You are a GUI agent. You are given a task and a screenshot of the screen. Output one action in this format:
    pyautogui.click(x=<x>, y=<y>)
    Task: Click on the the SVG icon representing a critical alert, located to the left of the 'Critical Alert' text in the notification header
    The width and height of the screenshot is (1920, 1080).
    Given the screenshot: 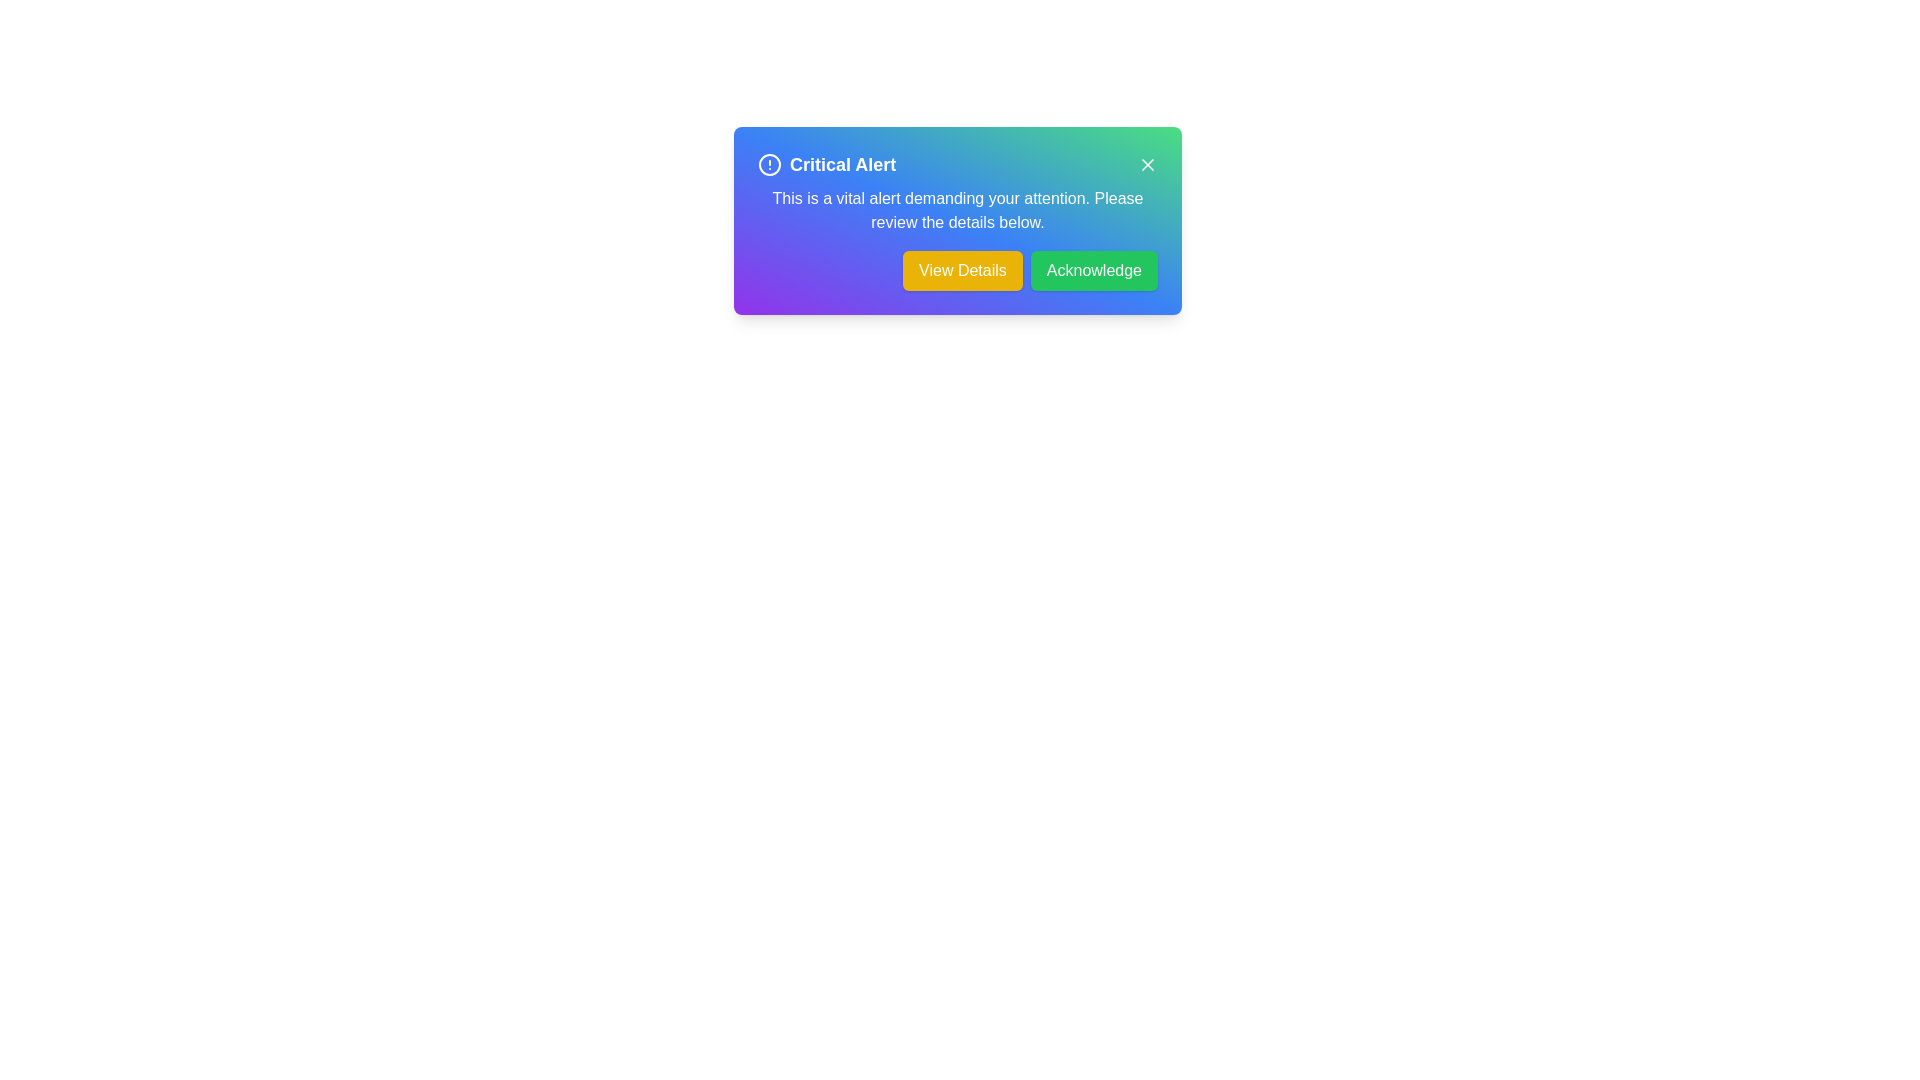 What is the action you would take?
    pyautogui.click(x=768, y=164)
    